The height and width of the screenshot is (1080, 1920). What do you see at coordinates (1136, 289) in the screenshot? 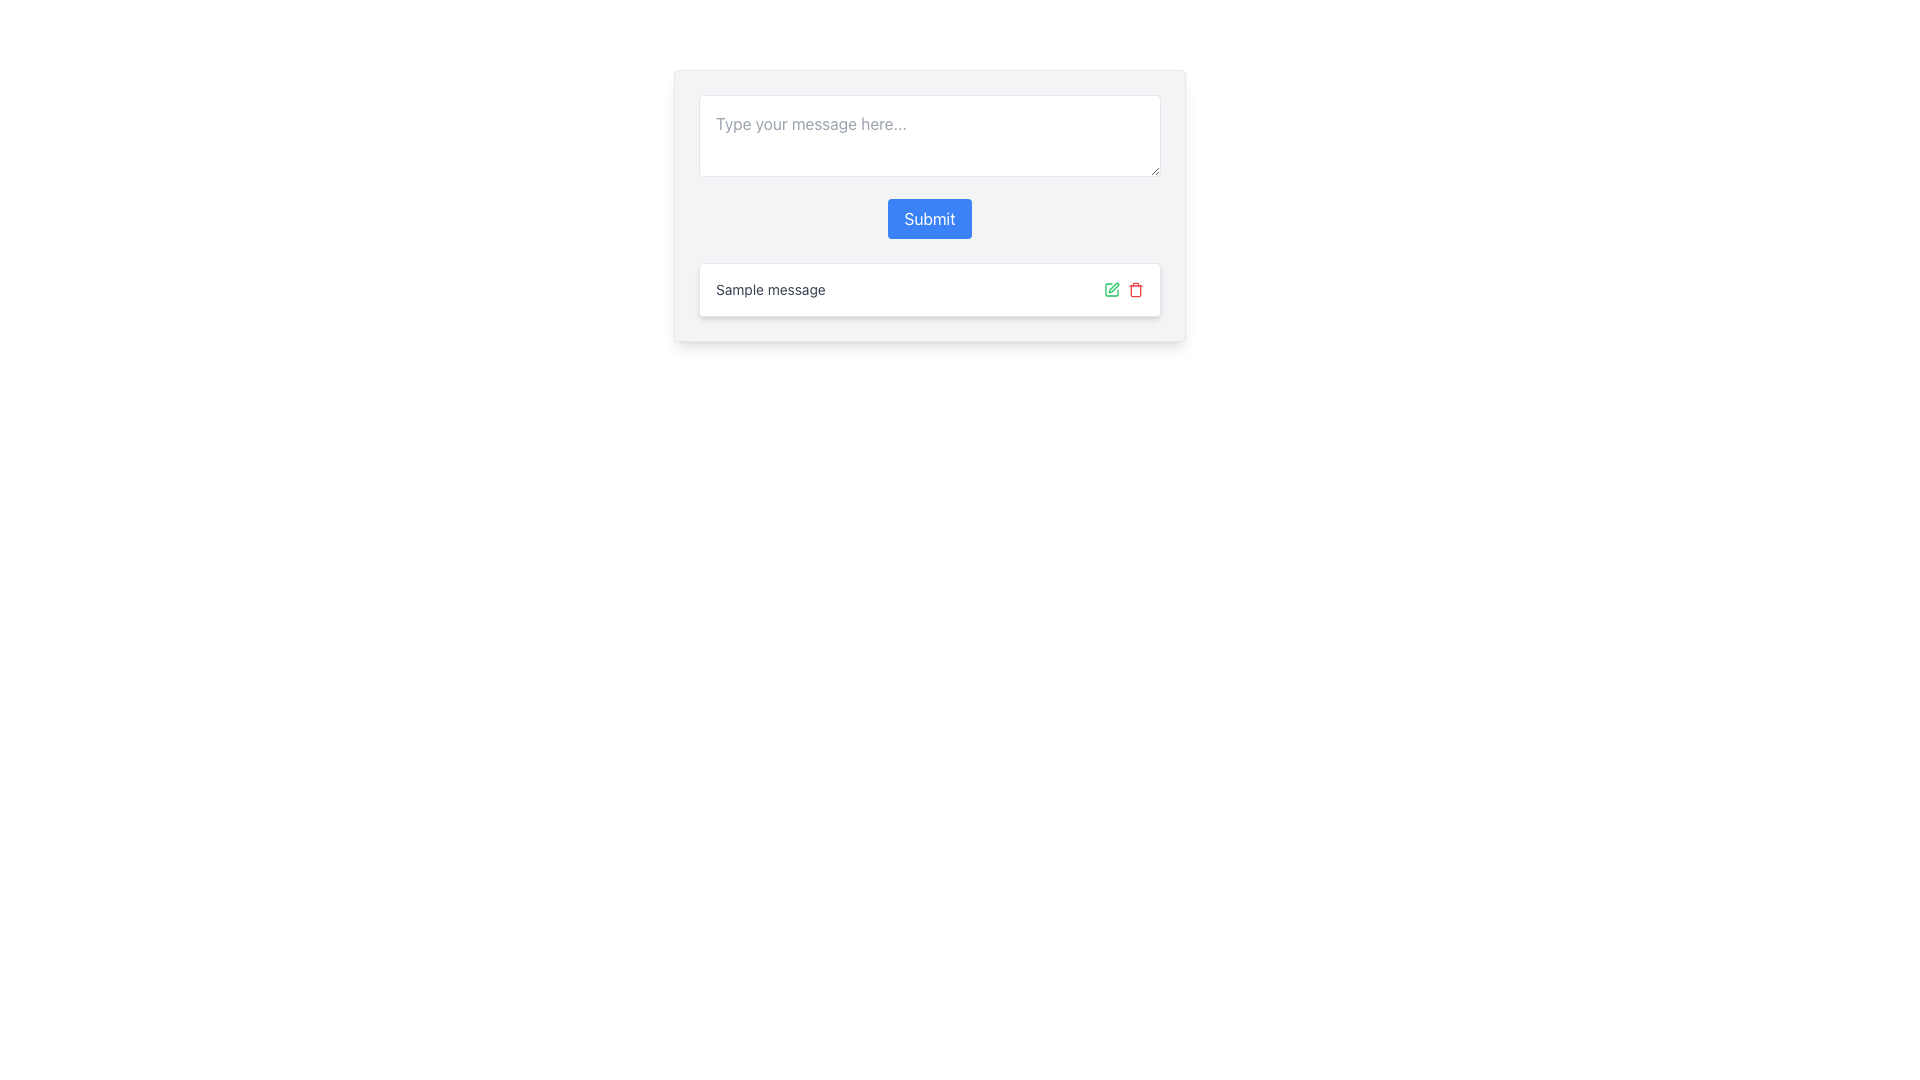
I see `the deletion button, which is the second interactive element in the row of icons, positioned to the right of the text content` at bounding box center [1136, 289].